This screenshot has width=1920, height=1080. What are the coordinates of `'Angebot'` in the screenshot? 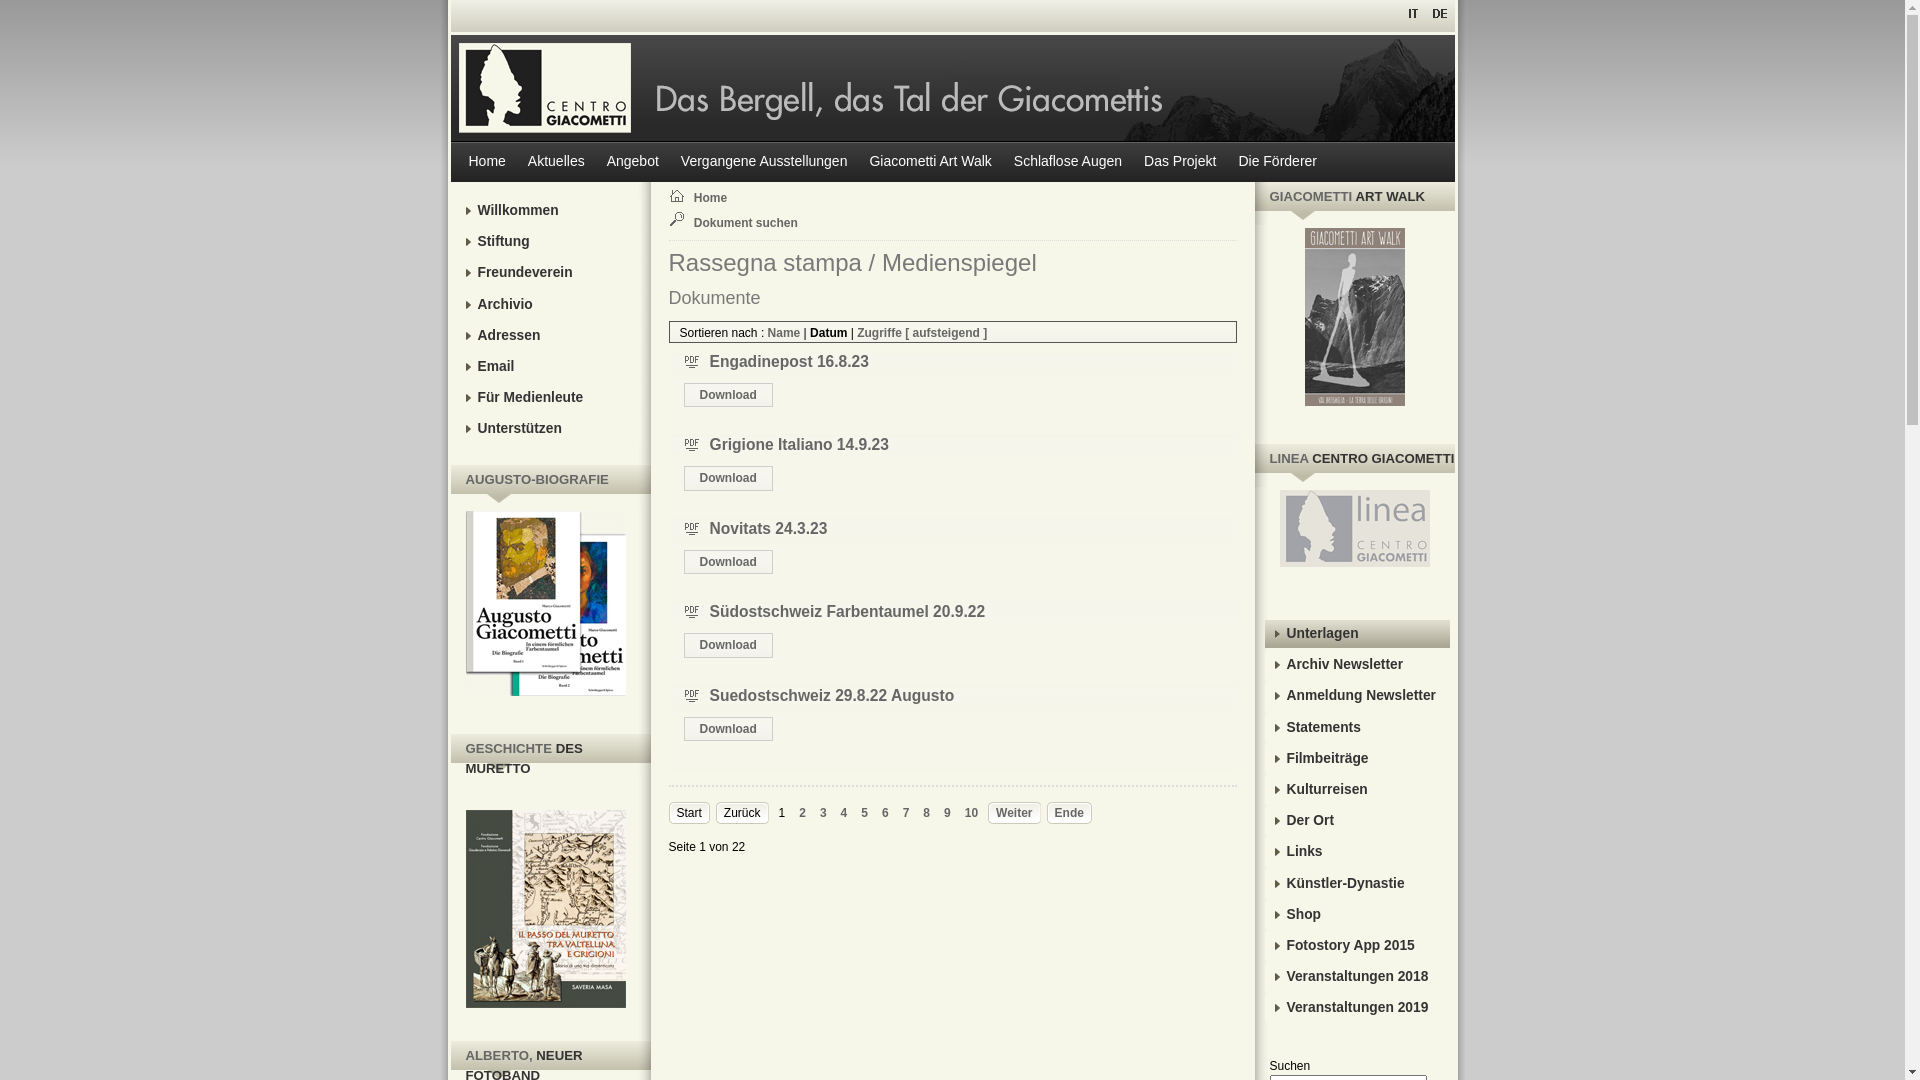 It's located at (632, 160).